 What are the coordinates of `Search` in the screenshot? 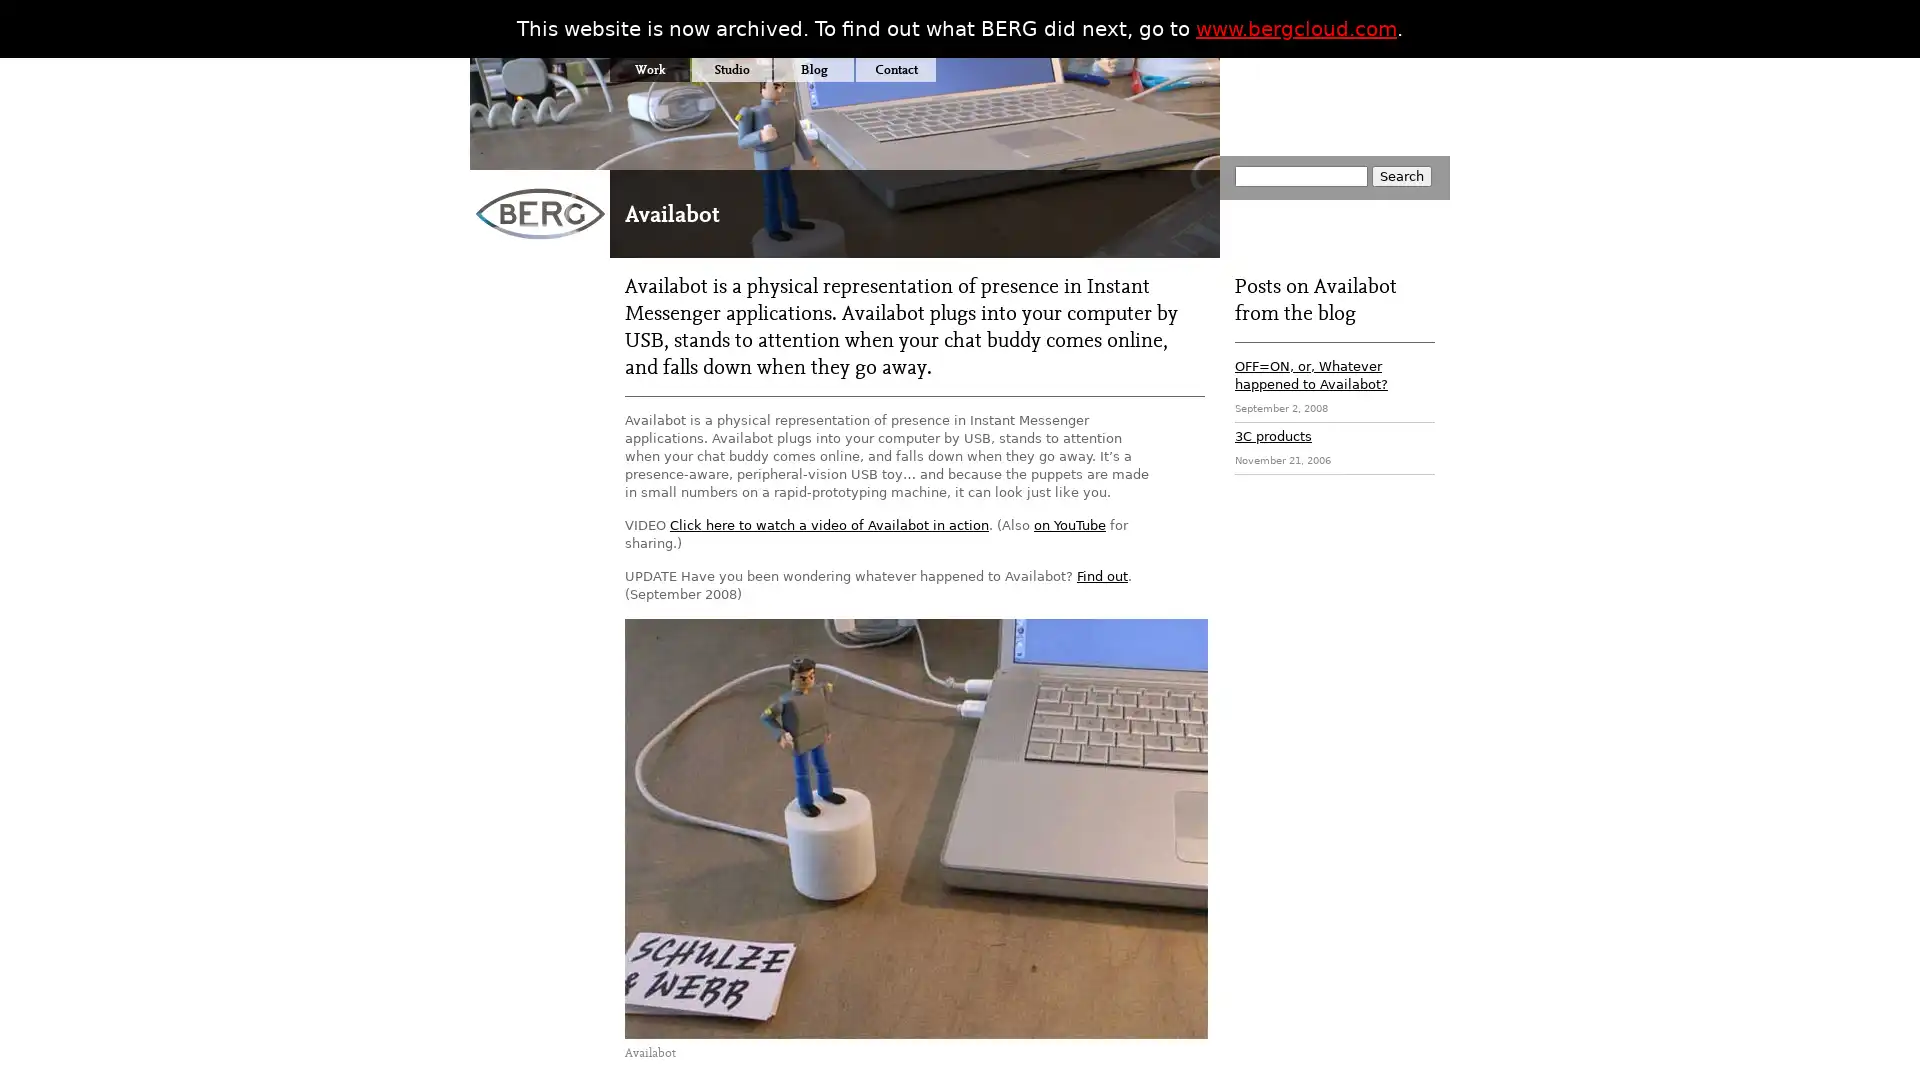 It's located at (1400, 175).